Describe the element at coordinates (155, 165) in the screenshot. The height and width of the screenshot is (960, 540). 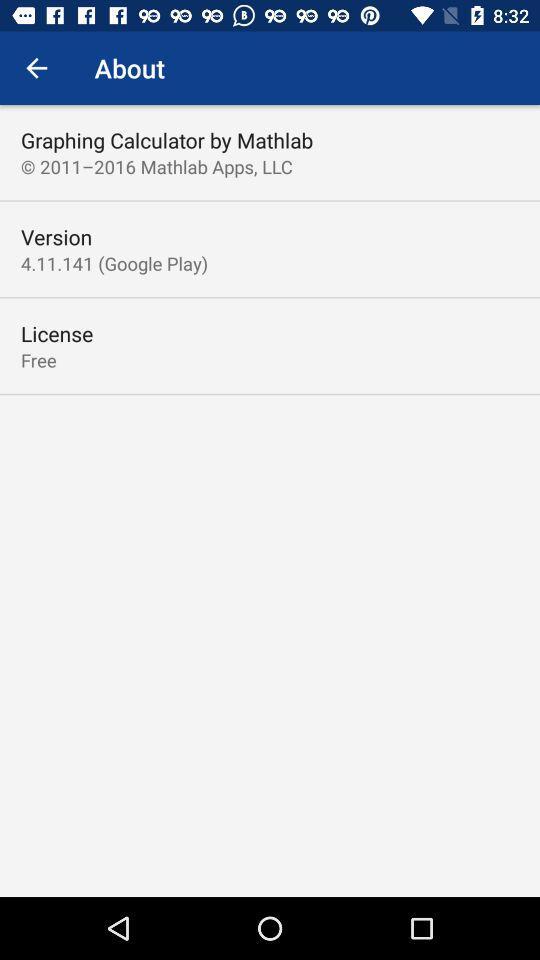
I see `item below the graphing calculator by item` at that location.